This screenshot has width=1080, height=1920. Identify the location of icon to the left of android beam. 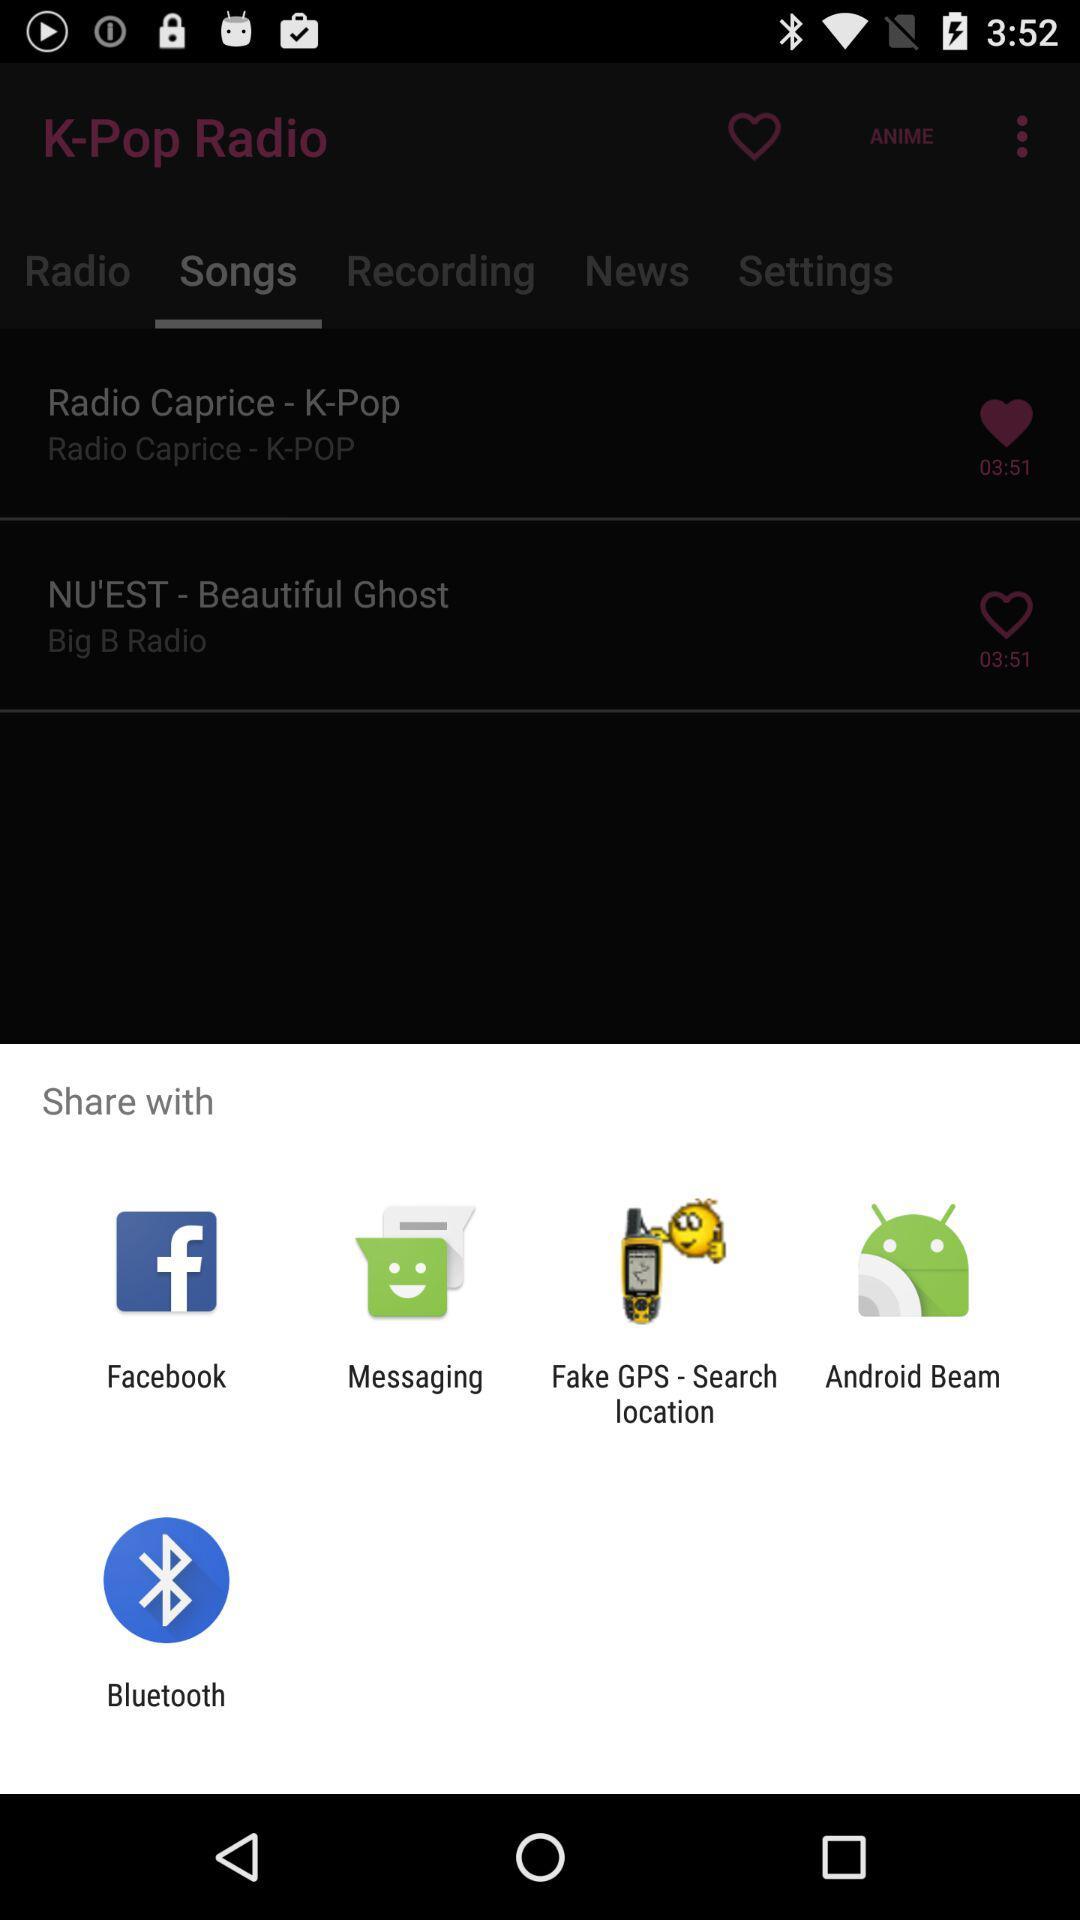
(664, 1392).